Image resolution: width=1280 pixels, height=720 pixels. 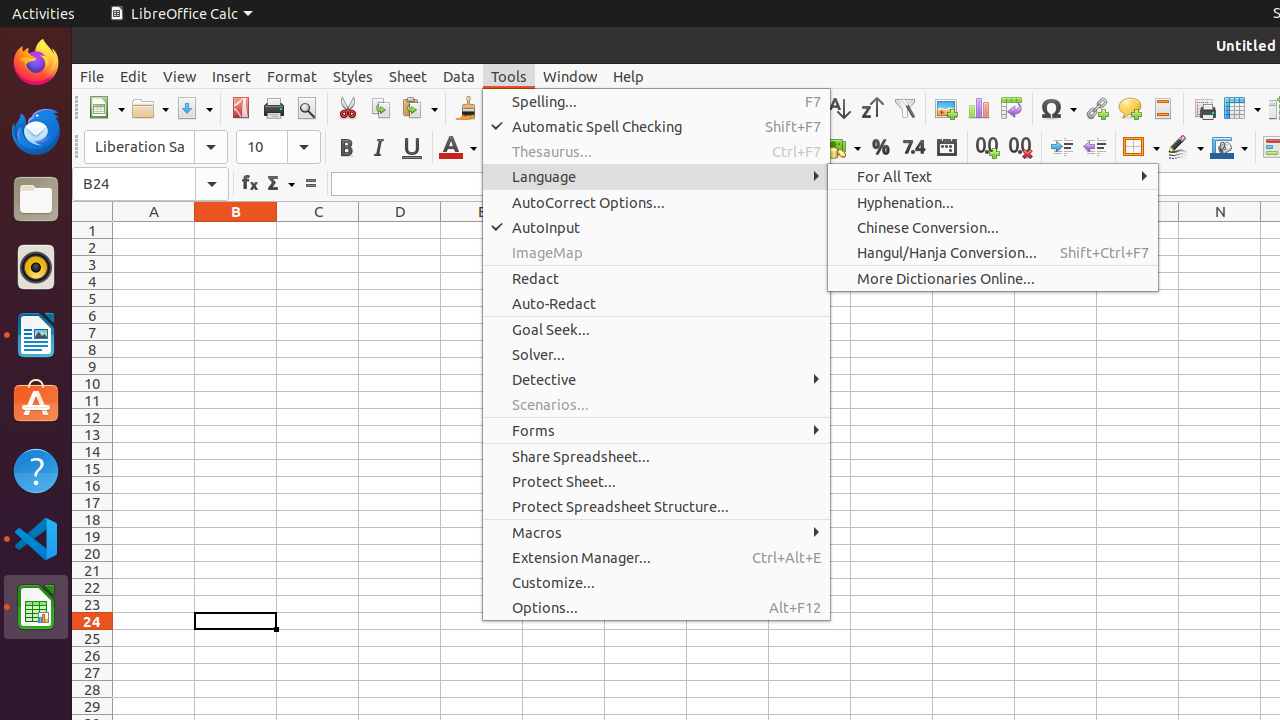 I want to click on 'E1', so click(x=482, y=229).